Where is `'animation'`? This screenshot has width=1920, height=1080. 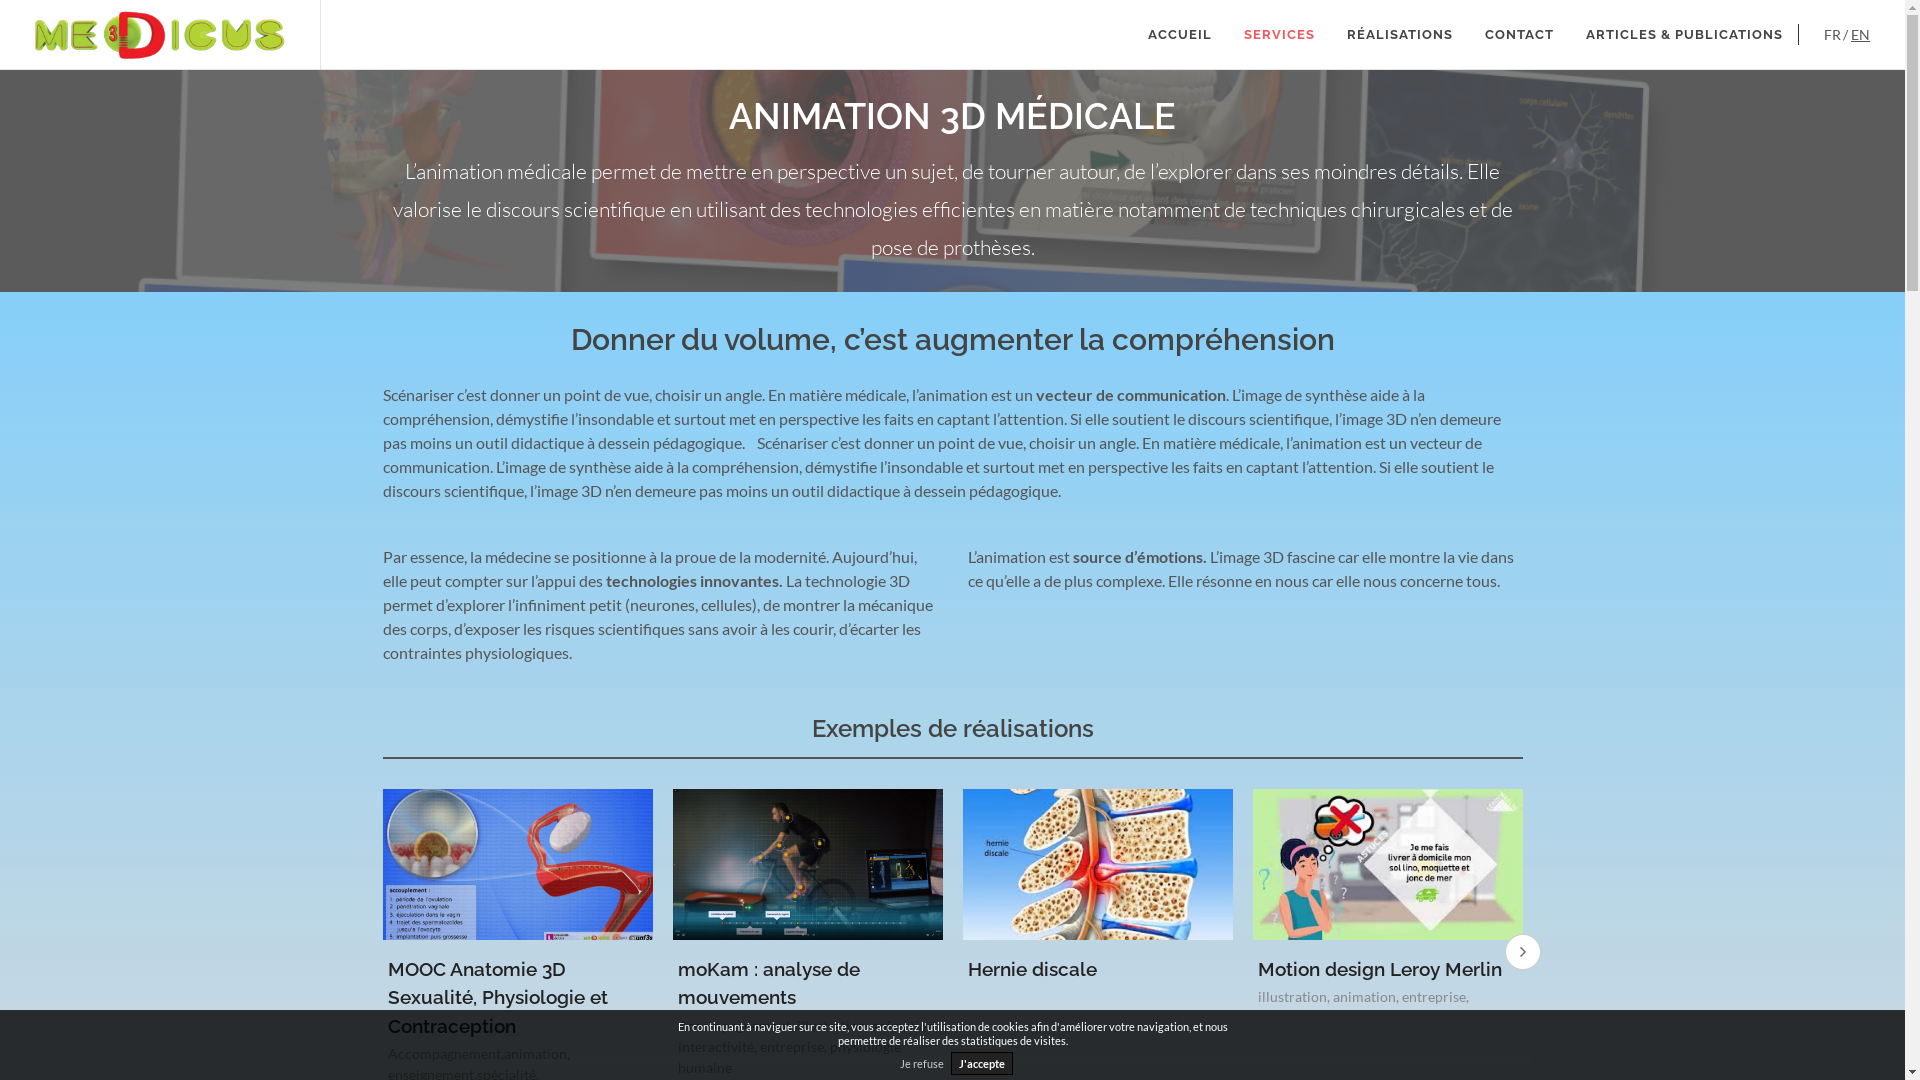 'animation' is located at coordinates (872, 1025).